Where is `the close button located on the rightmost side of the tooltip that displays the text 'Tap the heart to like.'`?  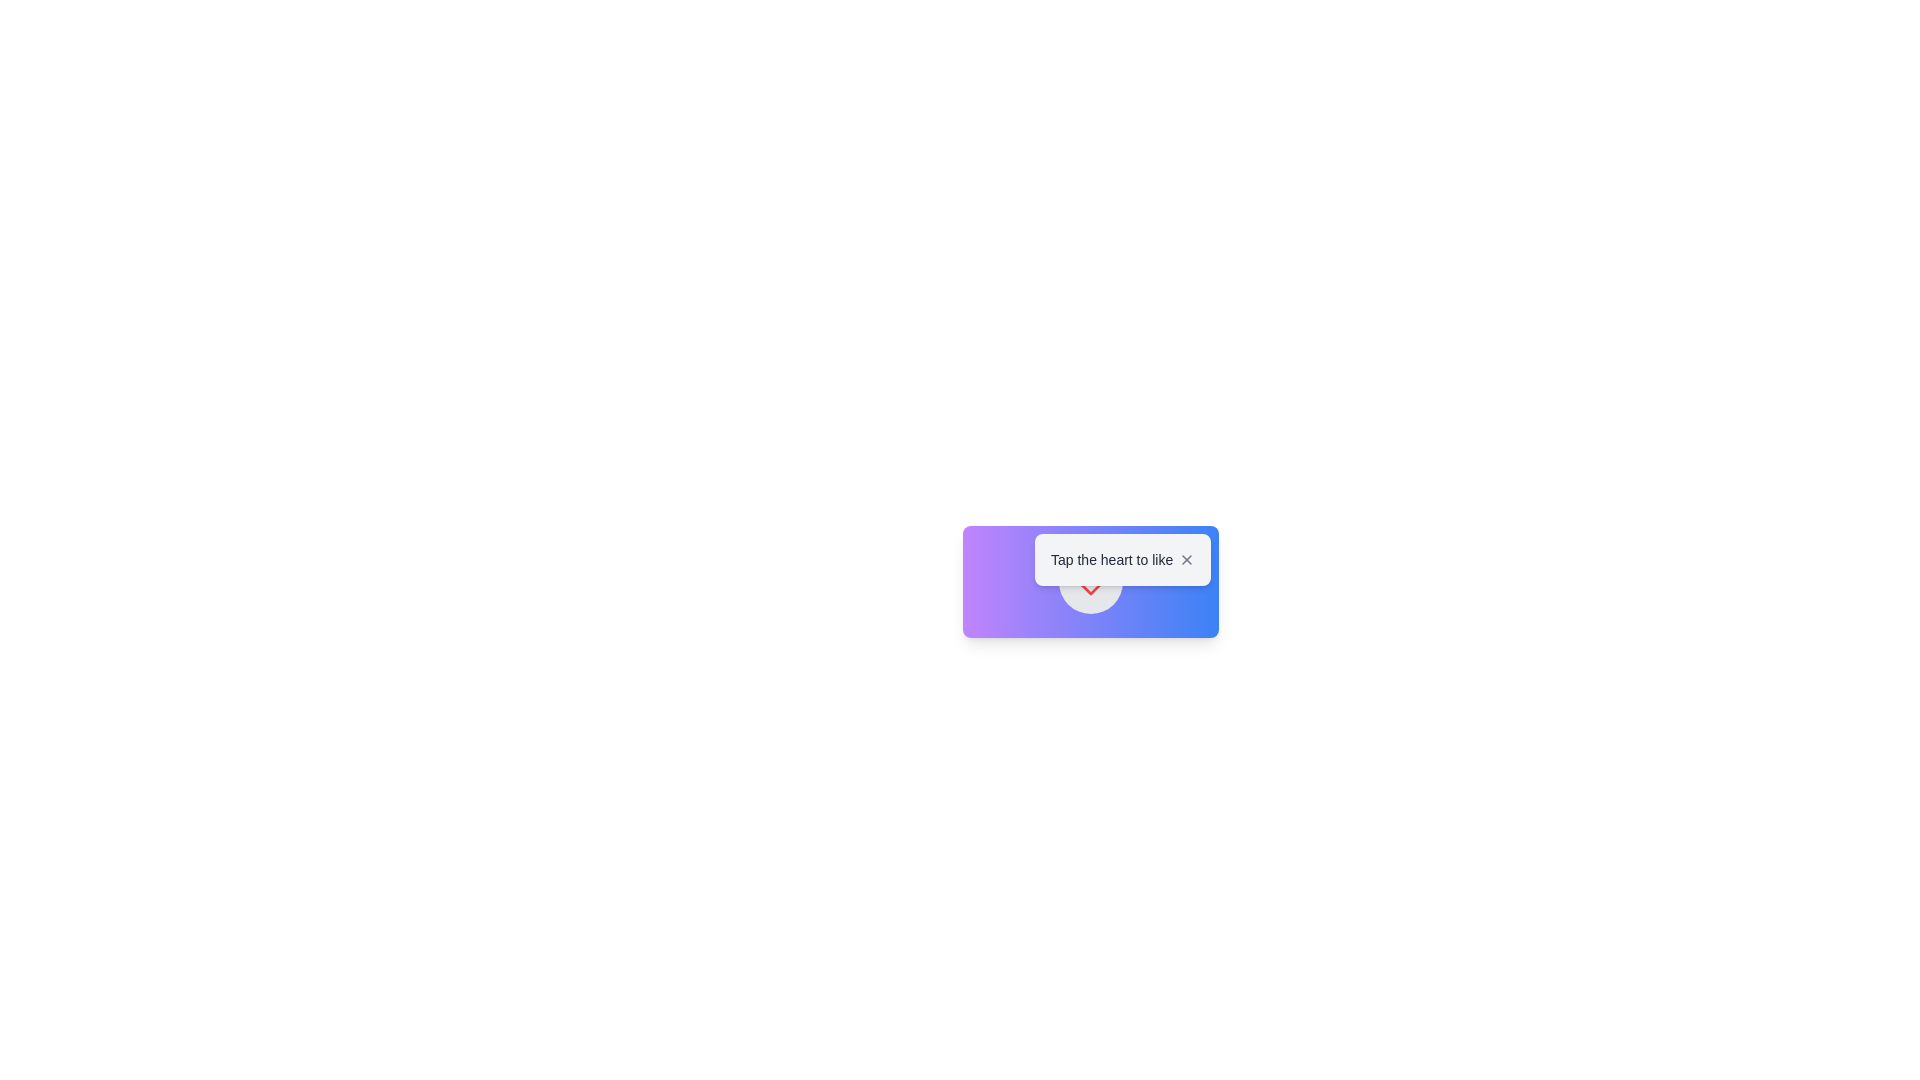 the close button located on the rightmost side of the tooltip that displays the text 'Tap the heart to like.' is located at coordinates (1186, 559).